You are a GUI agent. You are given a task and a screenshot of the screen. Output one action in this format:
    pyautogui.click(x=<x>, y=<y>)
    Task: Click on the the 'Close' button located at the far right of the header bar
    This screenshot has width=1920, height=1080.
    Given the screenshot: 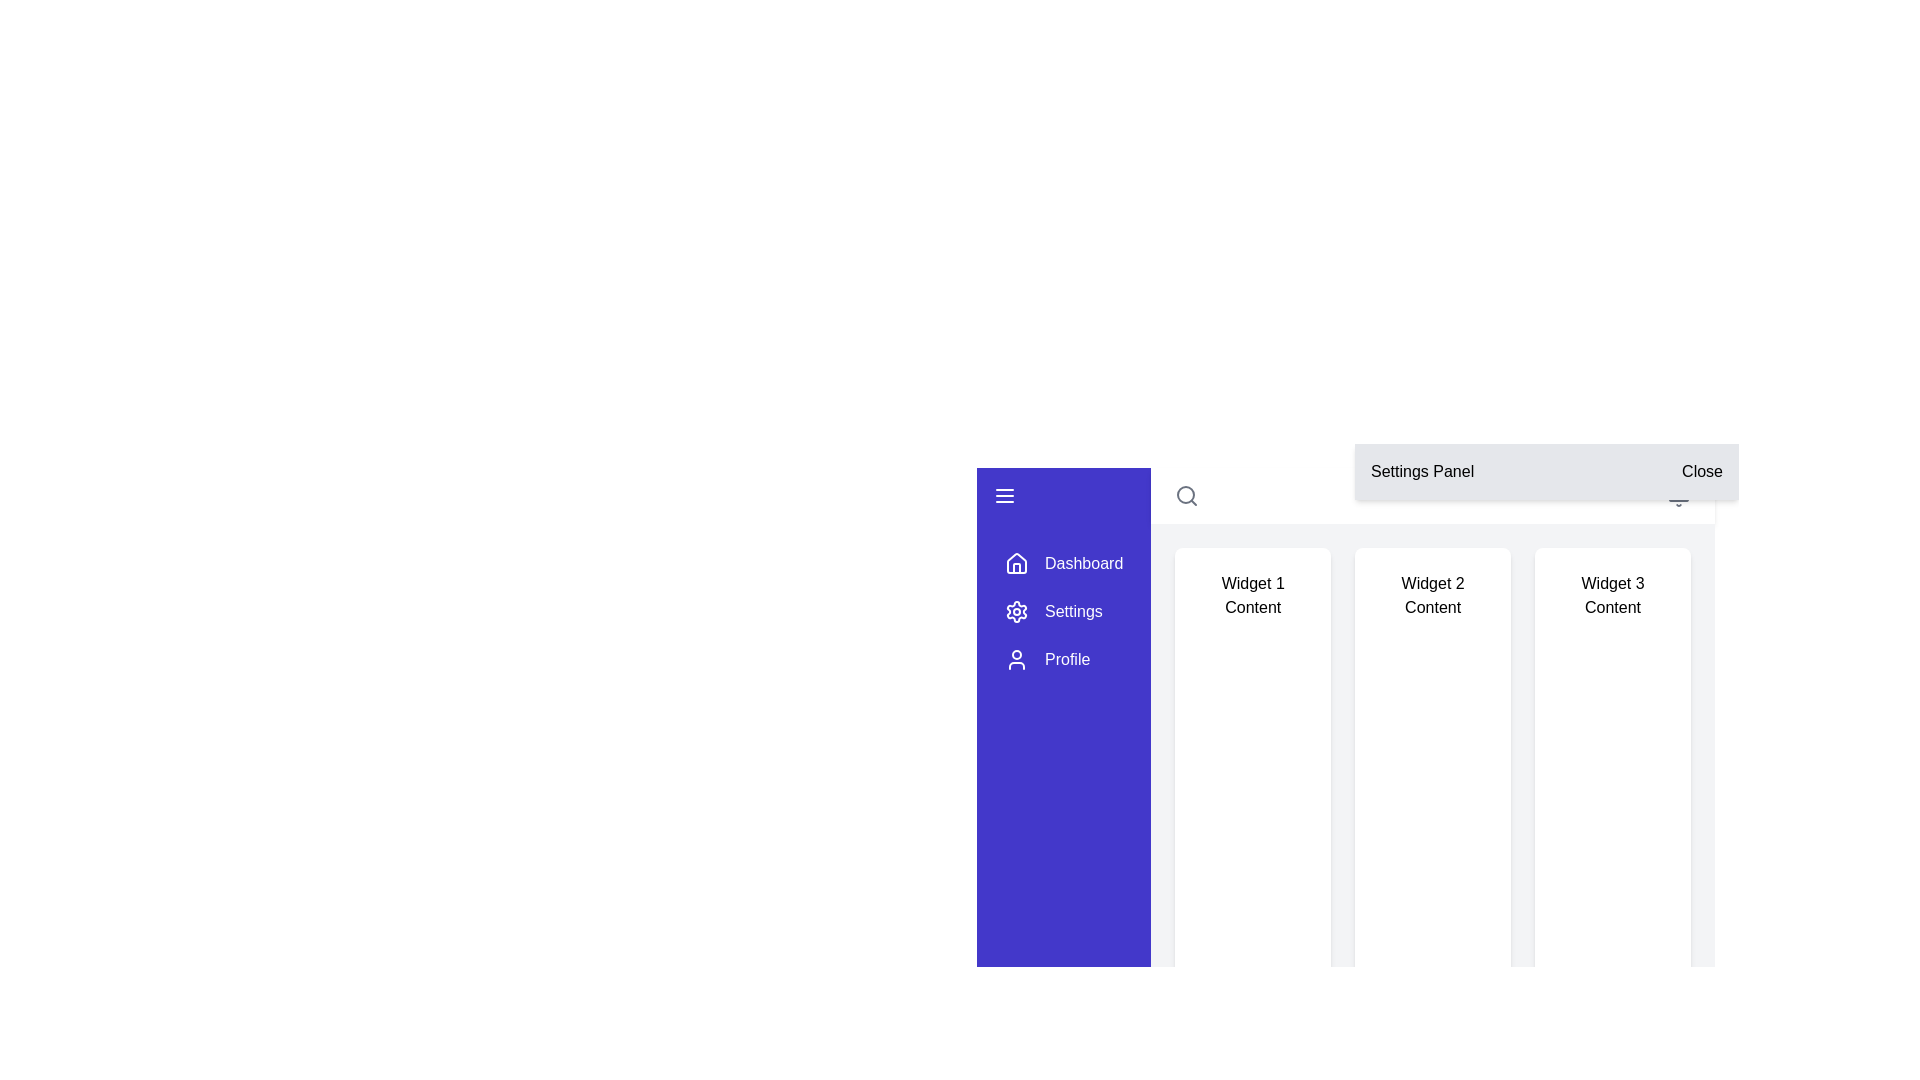 What is the action you would take?
    pyautogui.click(x=1701, y=471)
    